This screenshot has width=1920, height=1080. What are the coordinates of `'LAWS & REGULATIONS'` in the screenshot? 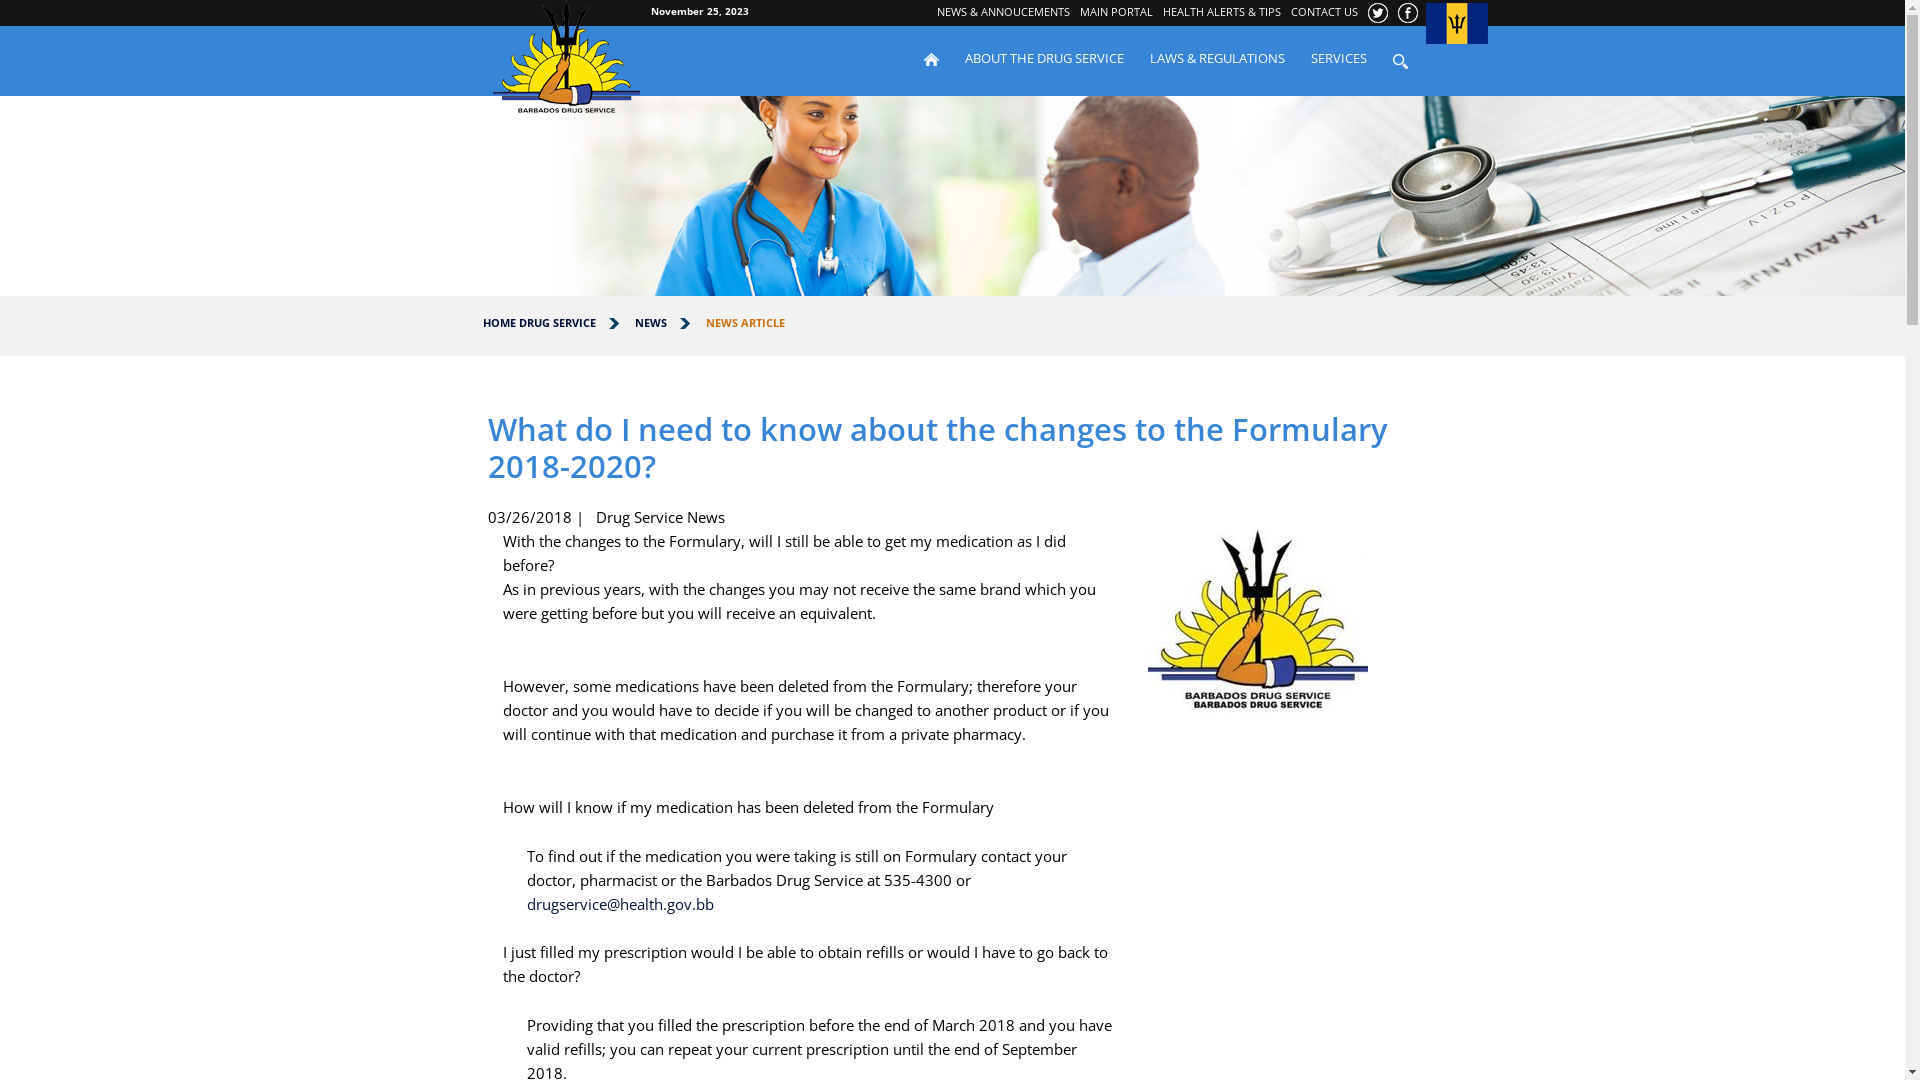 It's located at (1215, 56).